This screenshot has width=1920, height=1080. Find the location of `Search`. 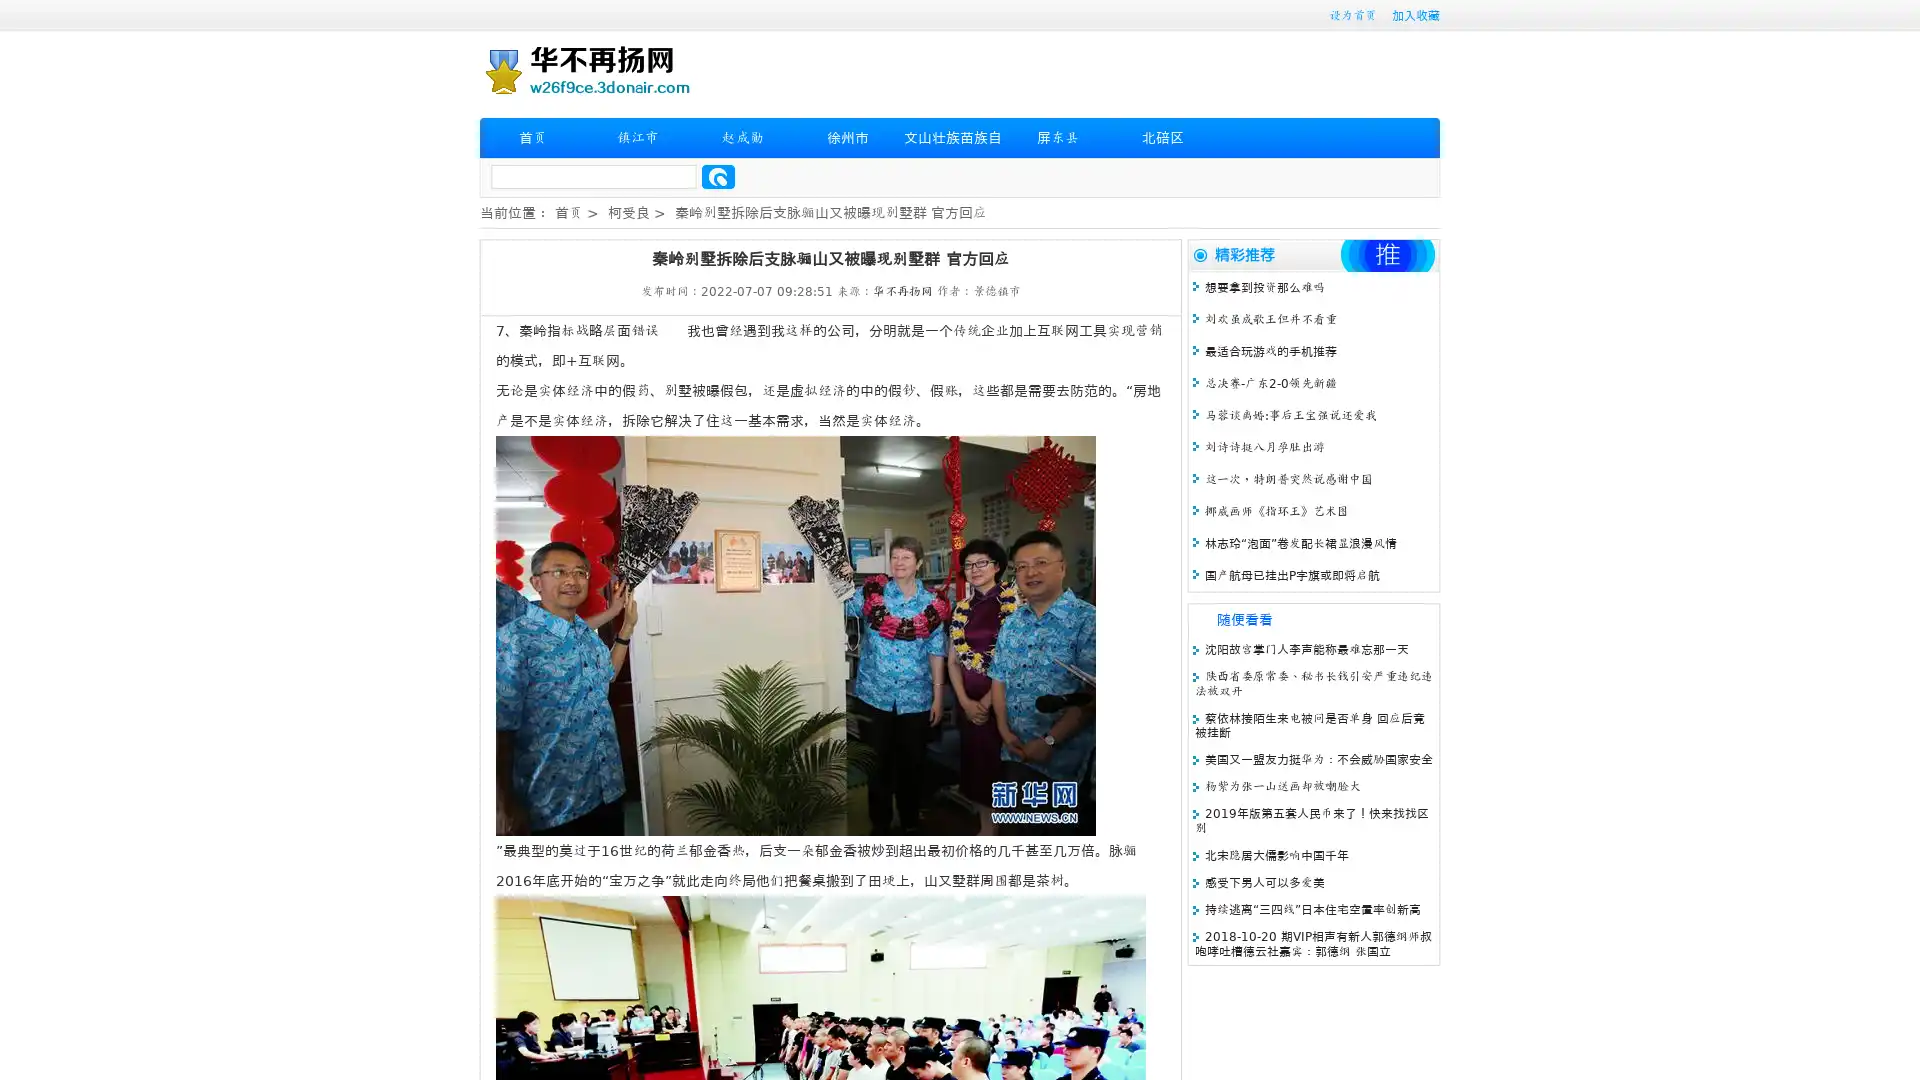

Search is located at coordinates (718, 176).